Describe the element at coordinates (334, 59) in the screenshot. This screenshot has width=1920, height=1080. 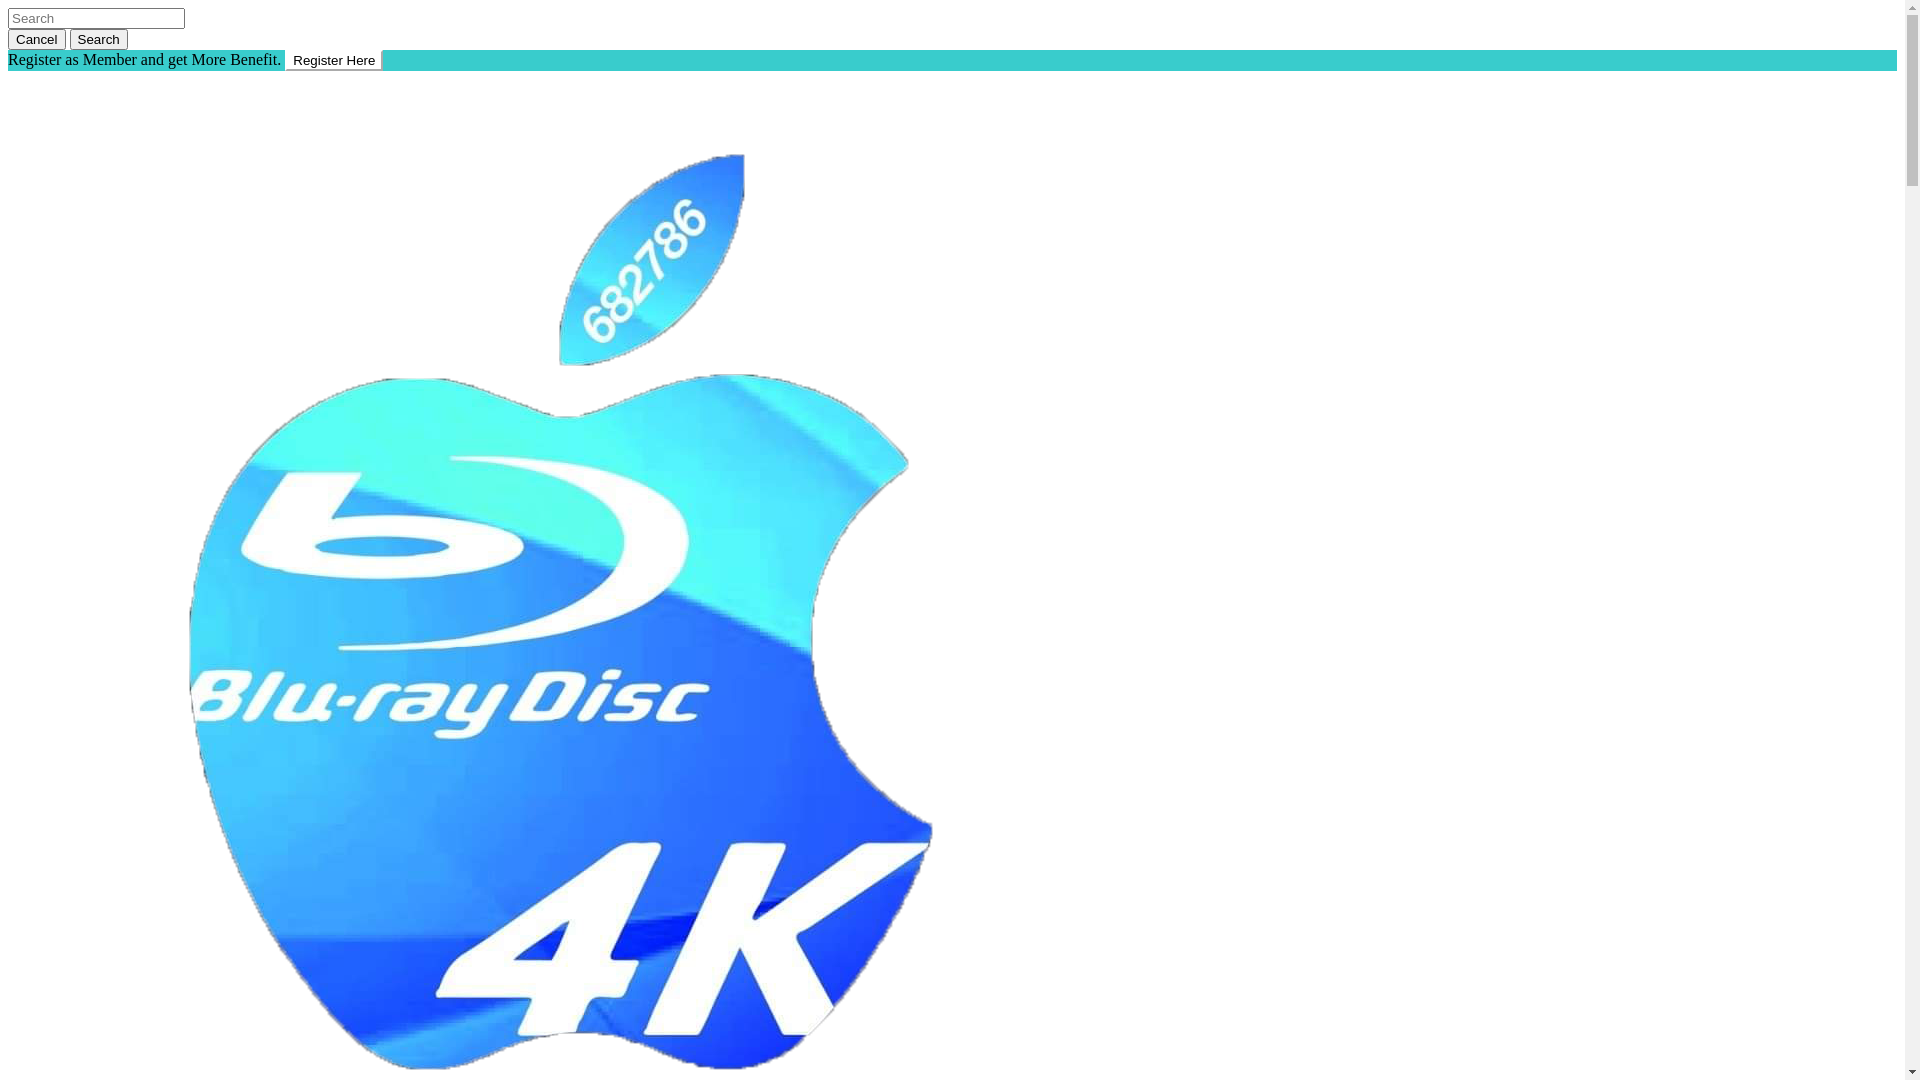
I see `'Register Here'` at that location.